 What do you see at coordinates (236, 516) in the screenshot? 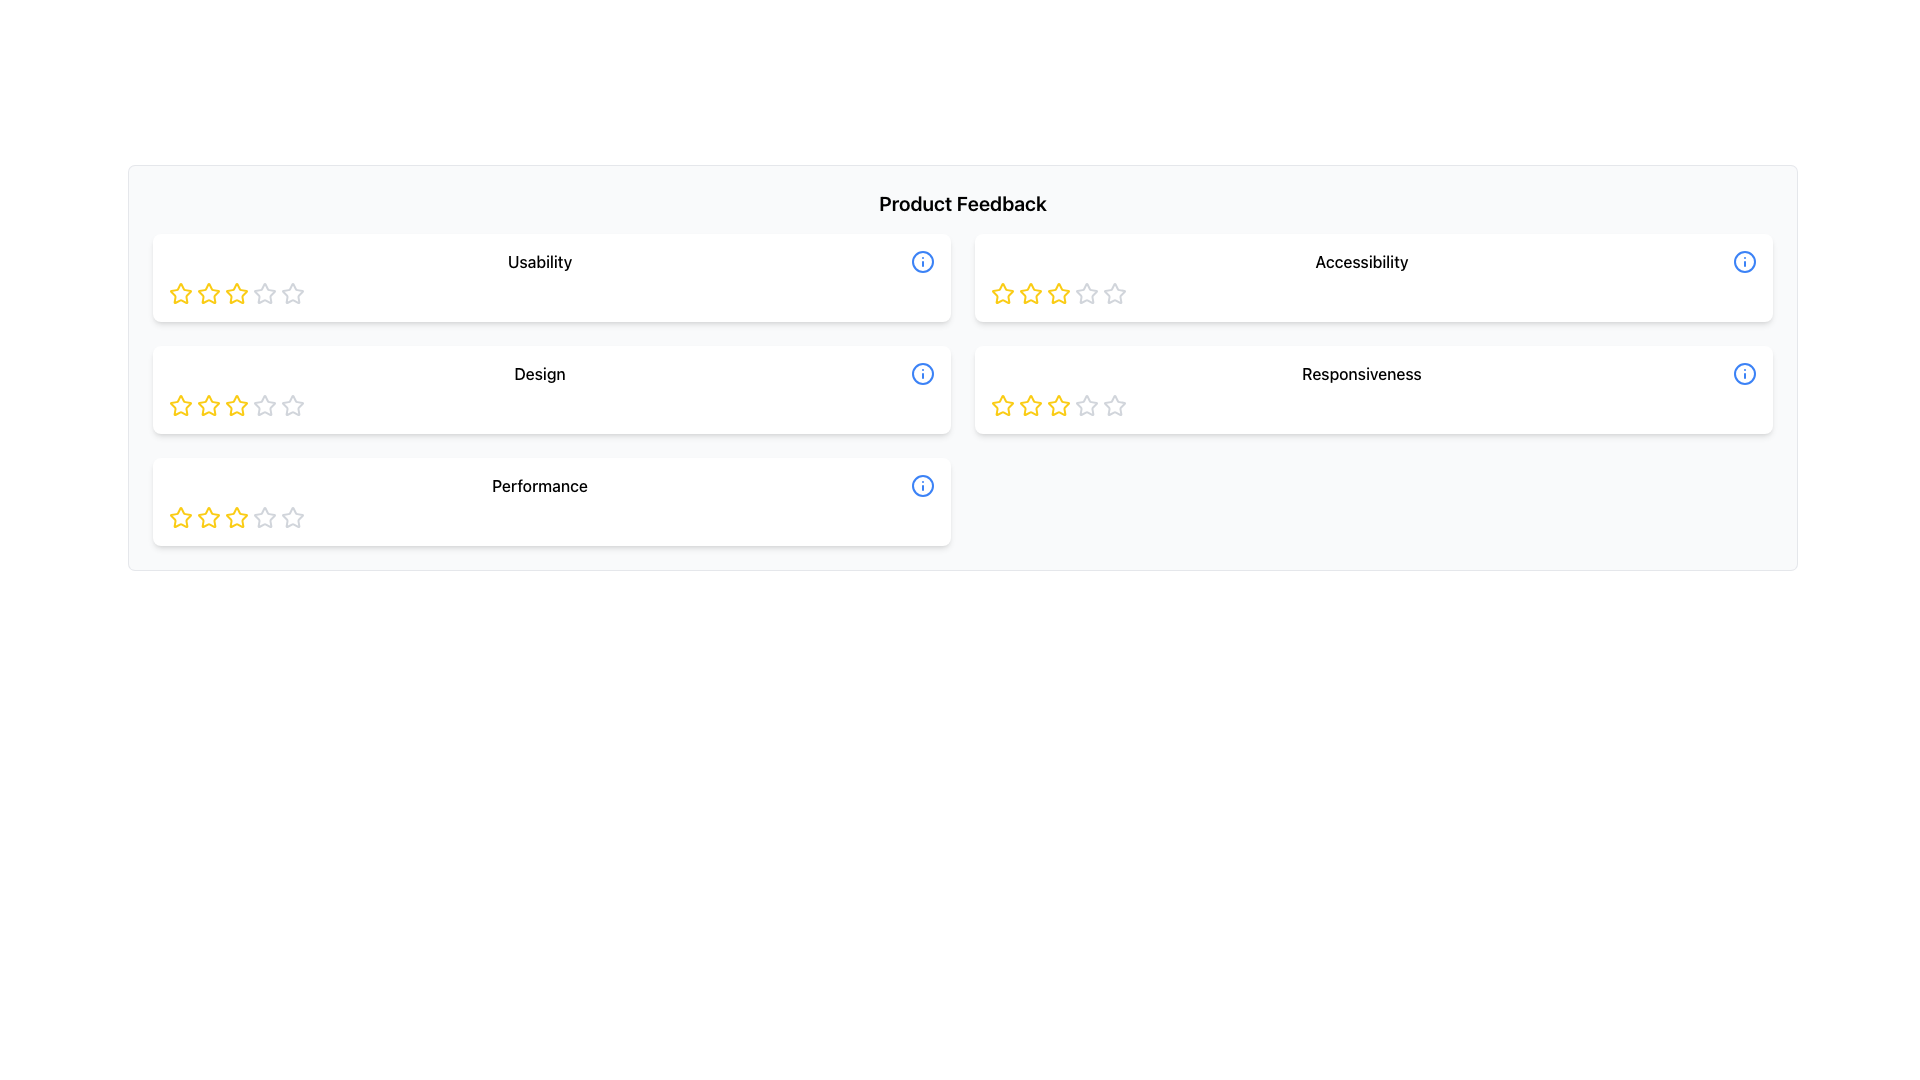
I see `the third star rating icon, which is a yellow-filled star with an outline, located in the Performance section of the interface` at bounding box center [236, 516].